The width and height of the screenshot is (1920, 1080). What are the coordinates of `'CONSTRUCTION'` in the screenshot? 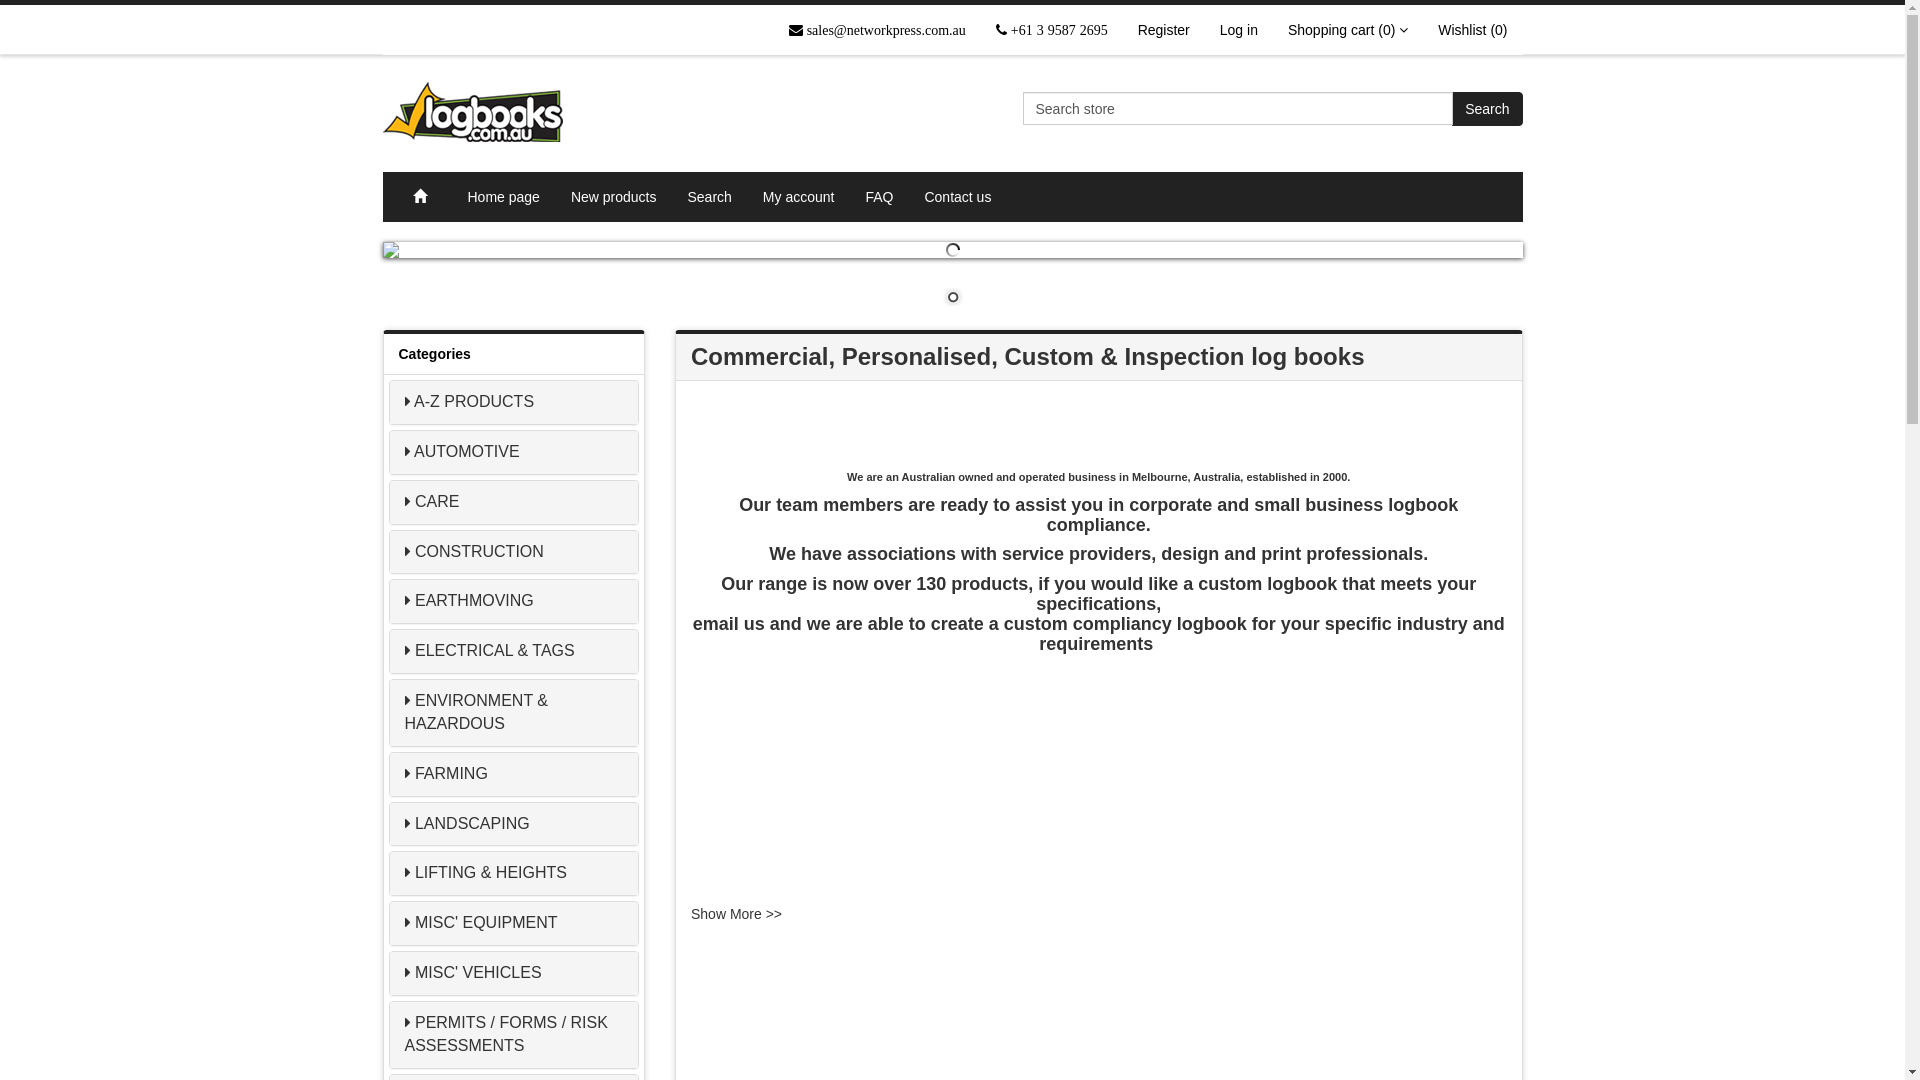 It's located at (413, 551).